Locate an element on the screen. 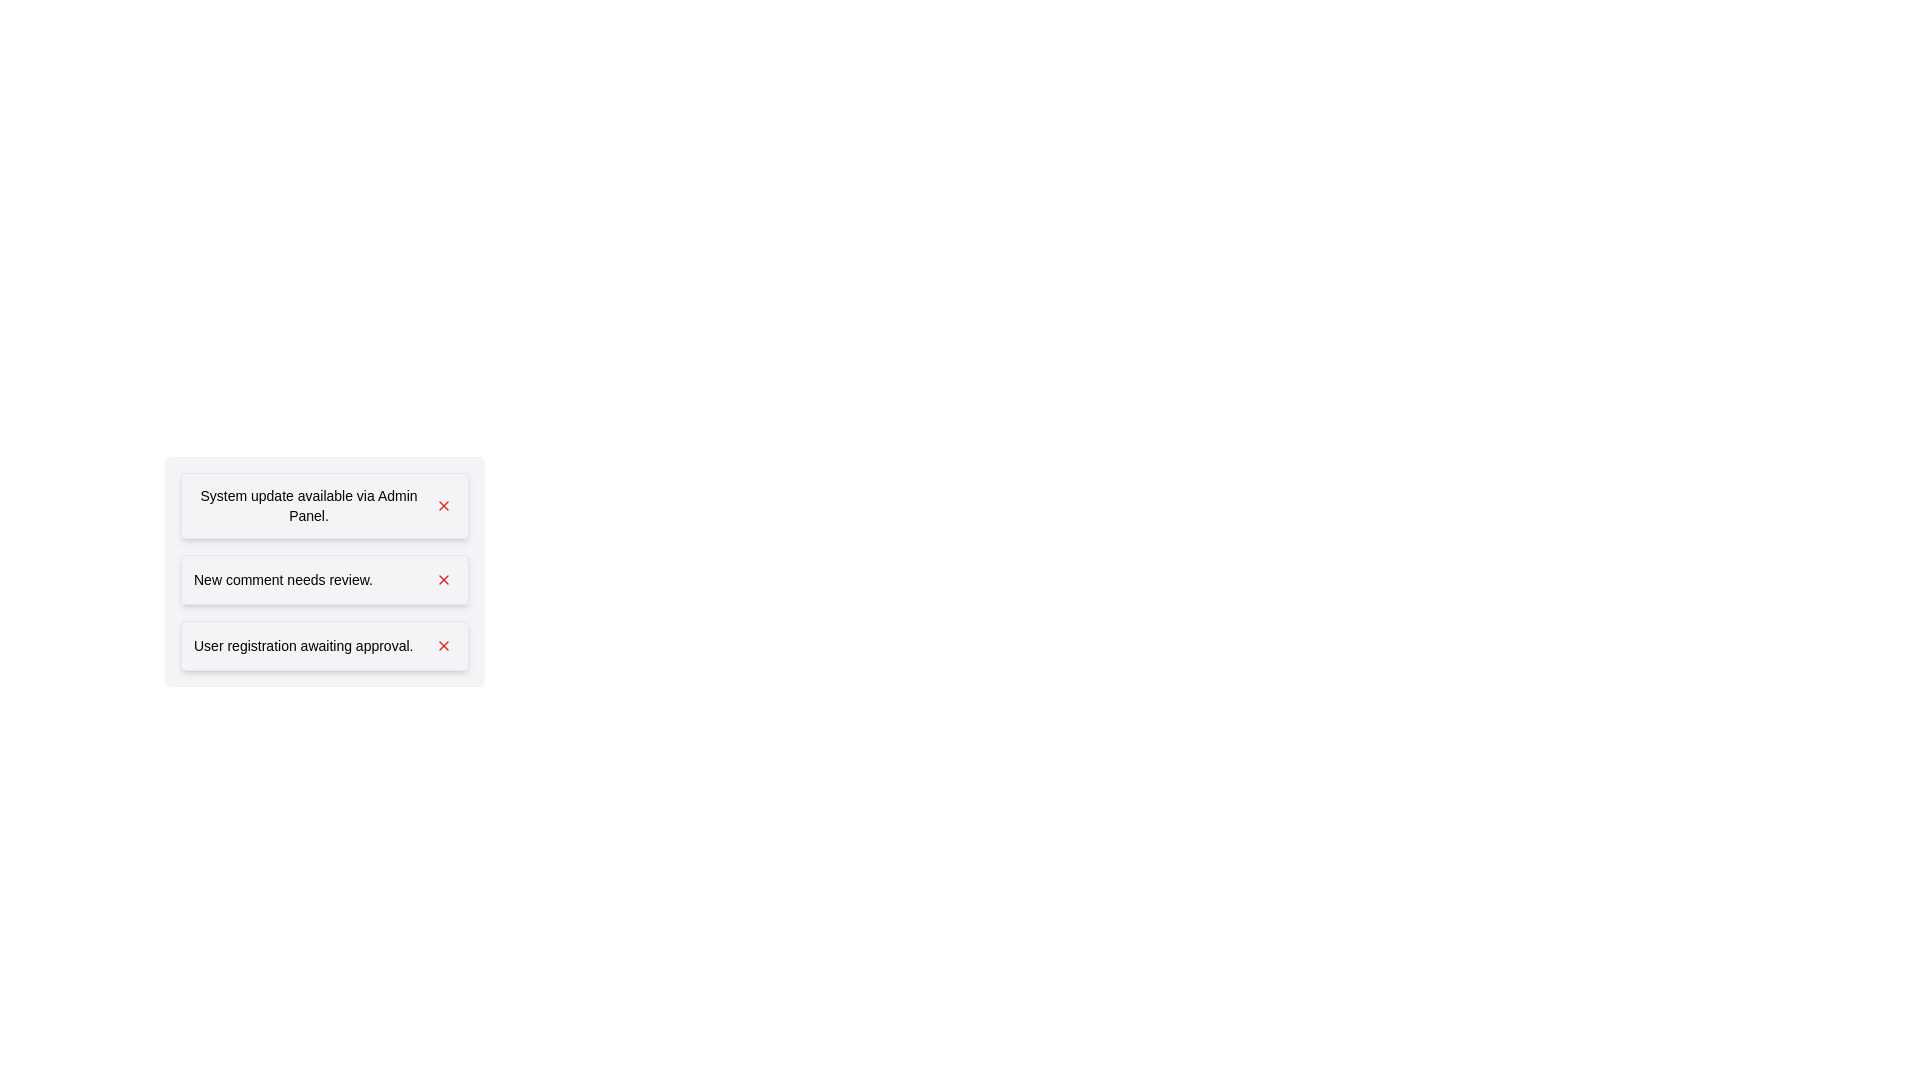  the status message text label indicating pending user registration approval, located at the center of the third notification box is located at coordinates (302, 645).